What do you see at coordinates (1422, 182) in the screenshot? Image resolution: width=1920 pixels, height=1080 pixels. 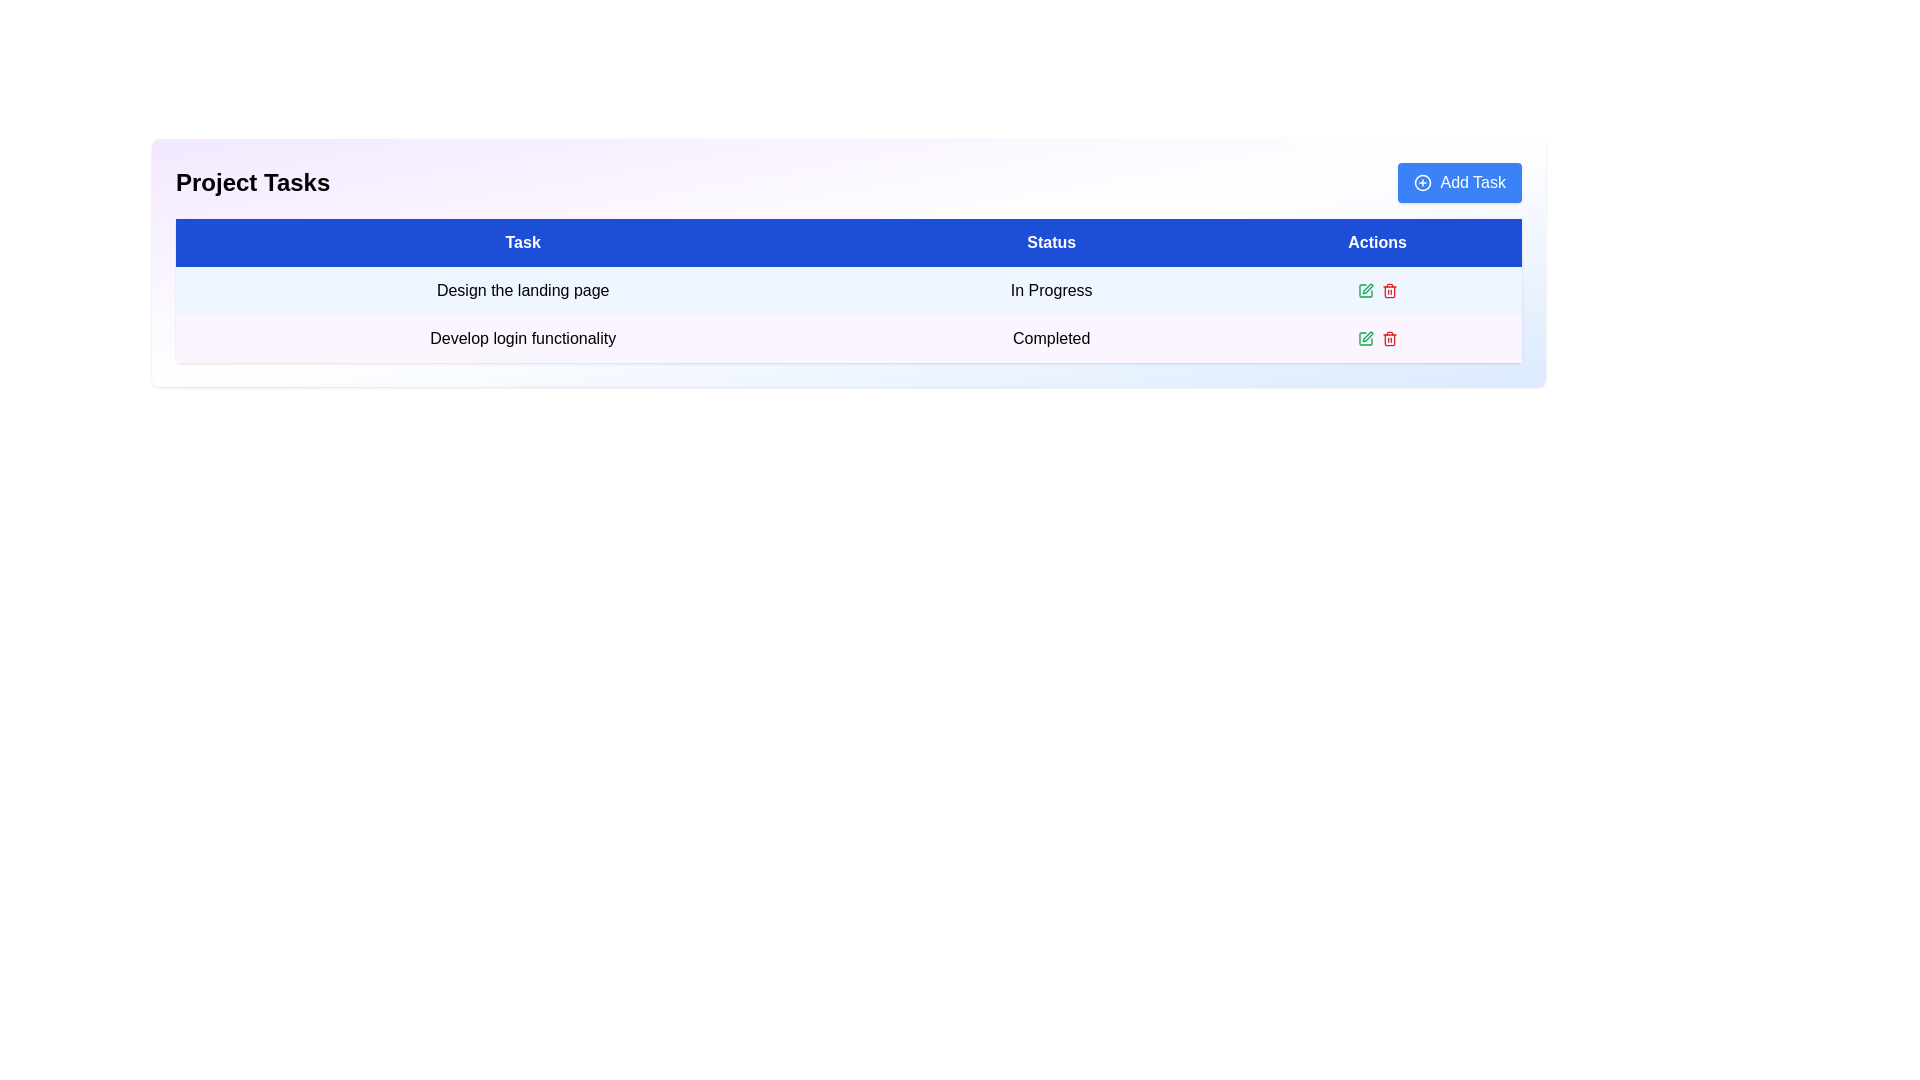 I see `the appearance of the decorative icon located to the left of the 'Add Task' text within the button in the top-right corner of the application interface` at bounding box center [1422, 182].